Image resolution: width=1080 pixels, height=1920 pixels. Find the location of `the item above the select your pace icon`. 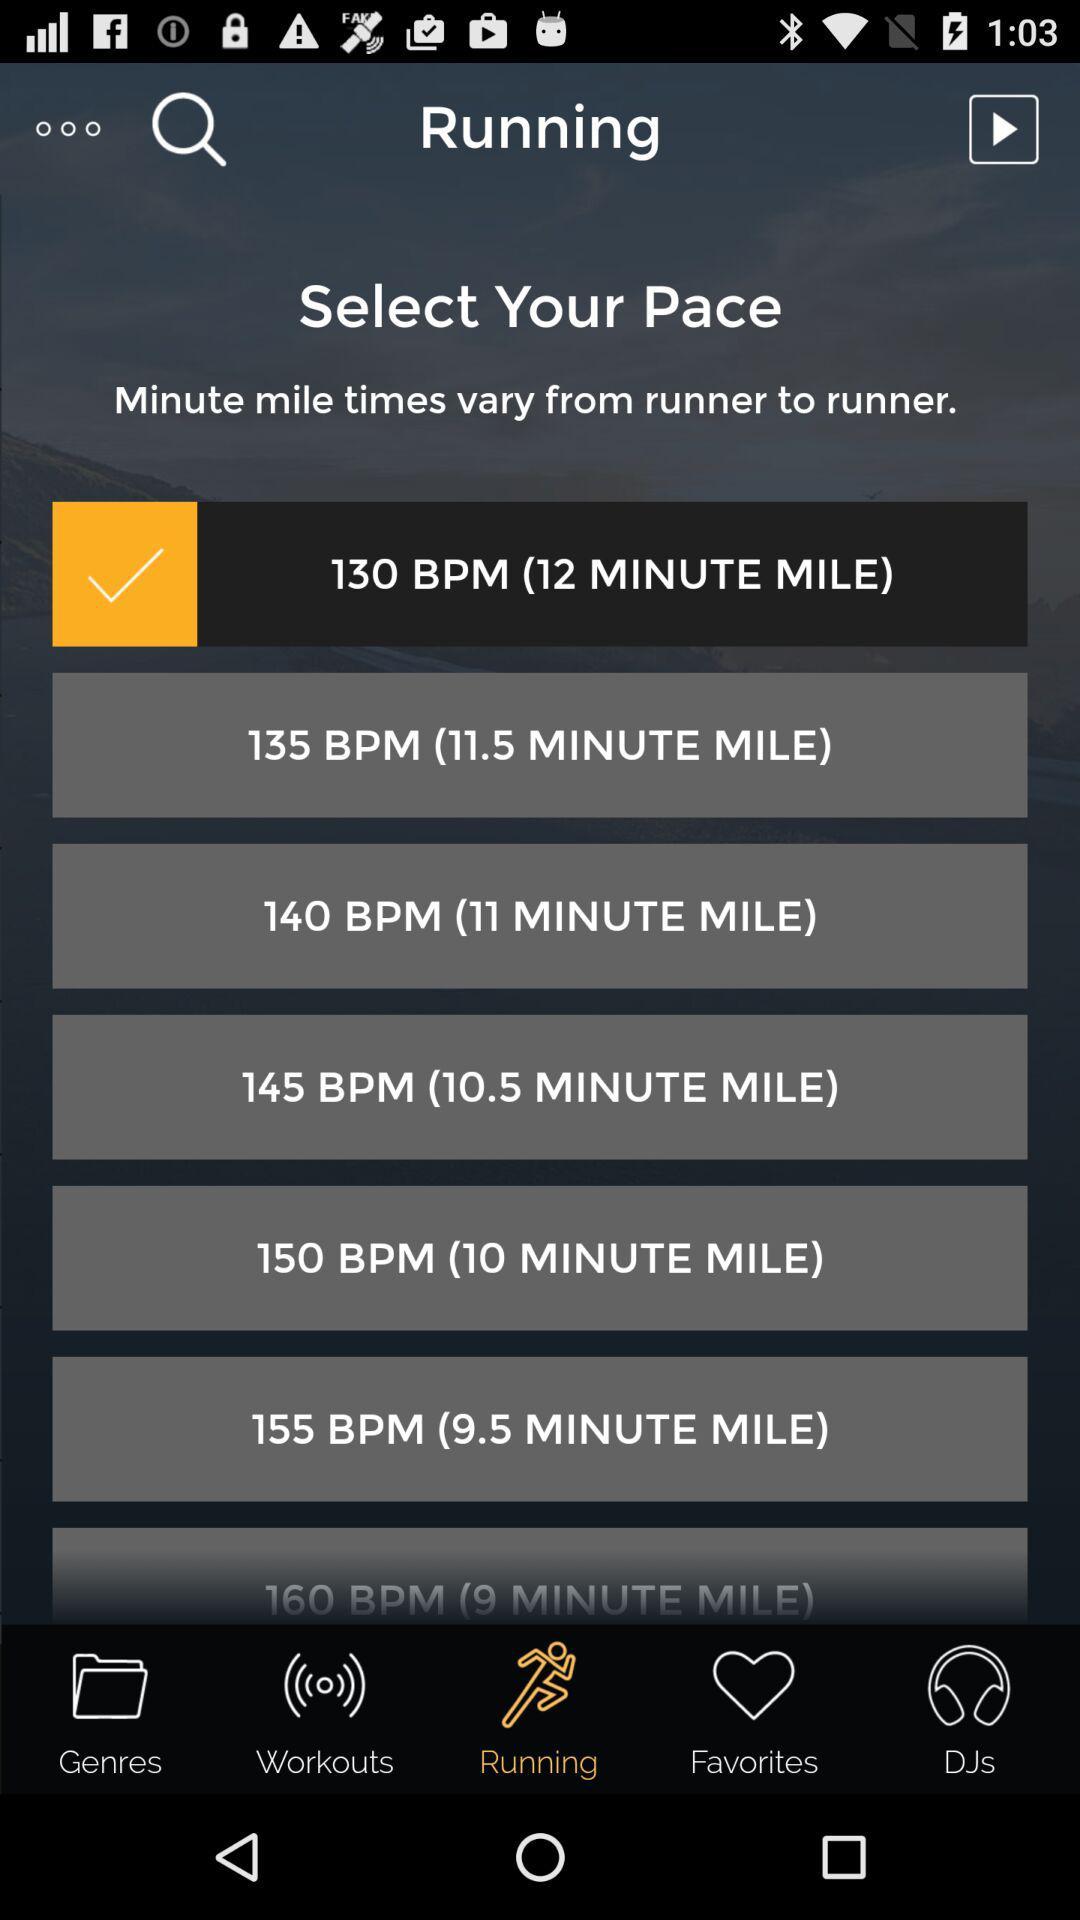

the item above the select your pace icon is located at coordinates (188, 127).